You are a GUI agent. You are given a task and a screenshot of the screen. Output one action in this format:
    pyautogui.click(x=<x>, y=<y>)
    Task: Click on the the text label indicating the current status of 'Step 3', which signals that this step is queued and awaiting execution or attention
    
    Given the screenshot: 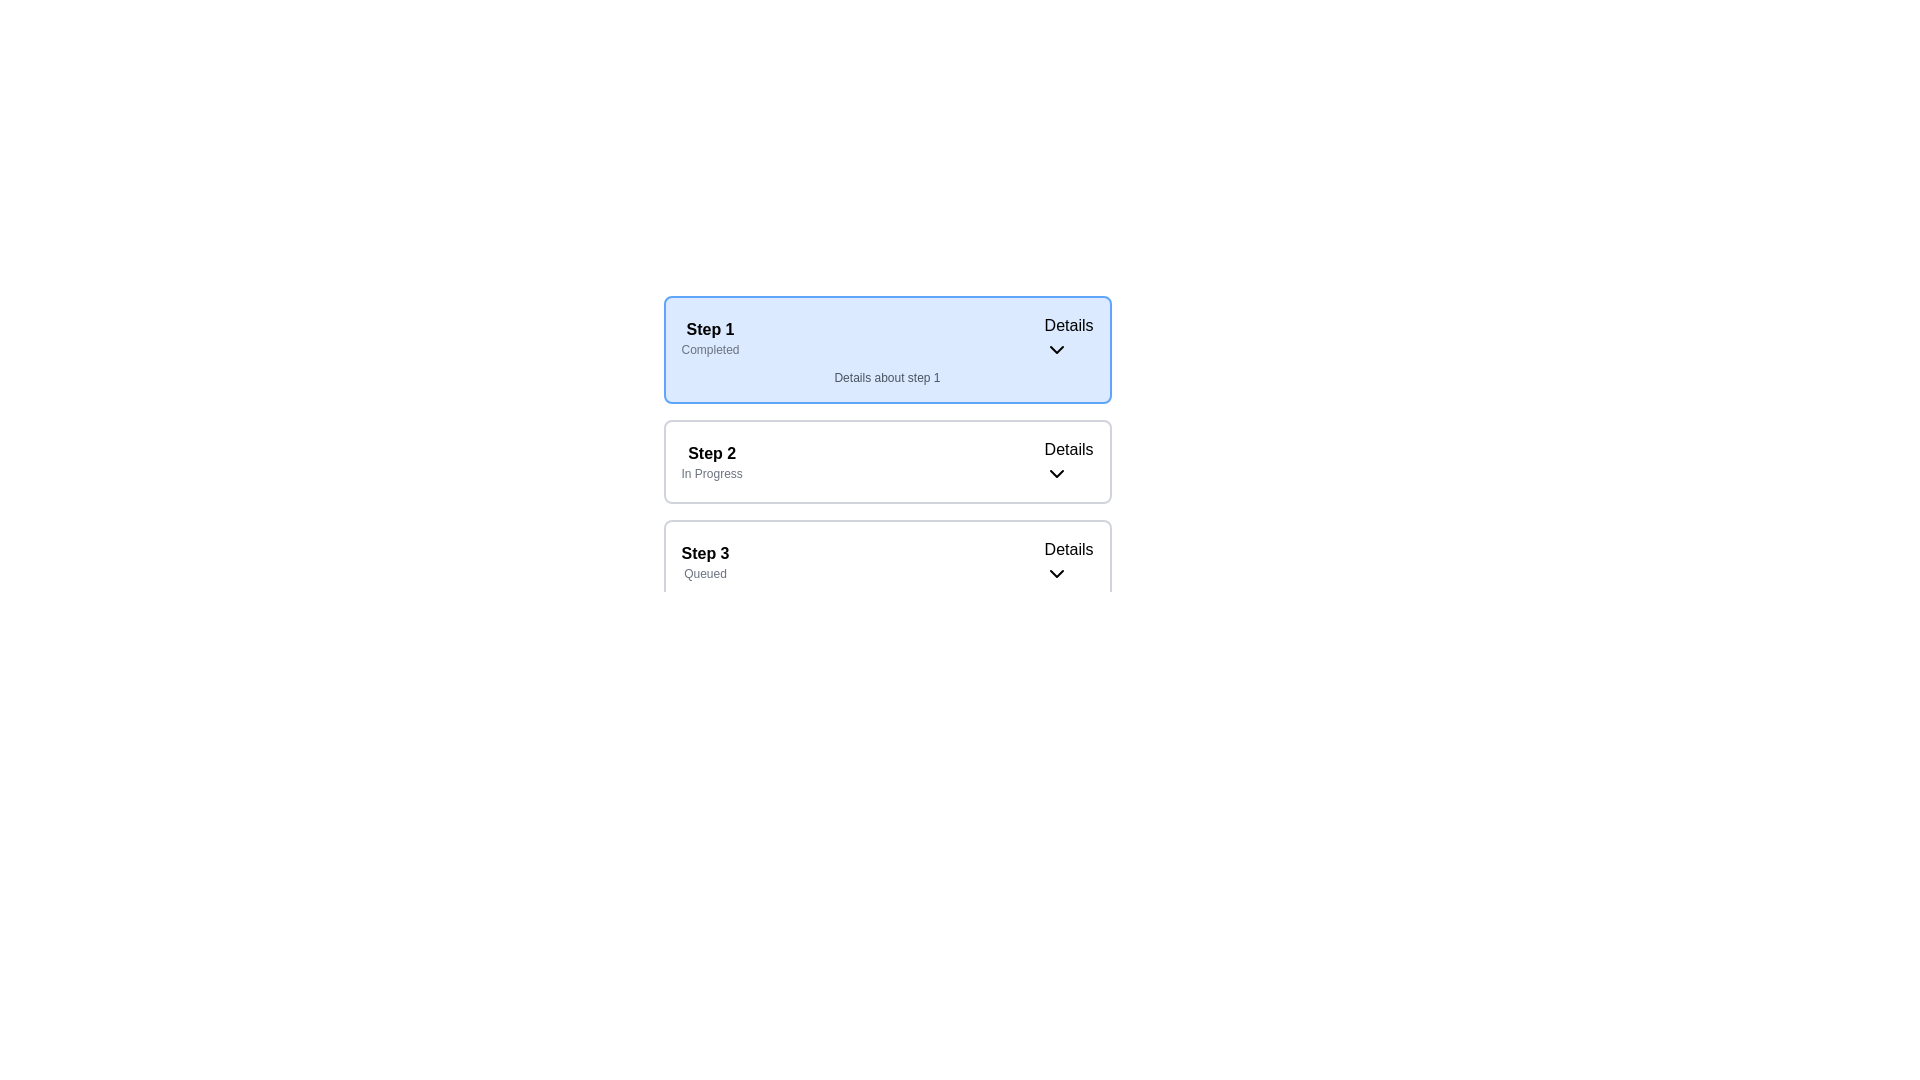 What is the action you would take?
    pyautogui.click(x=705, y=574)
    